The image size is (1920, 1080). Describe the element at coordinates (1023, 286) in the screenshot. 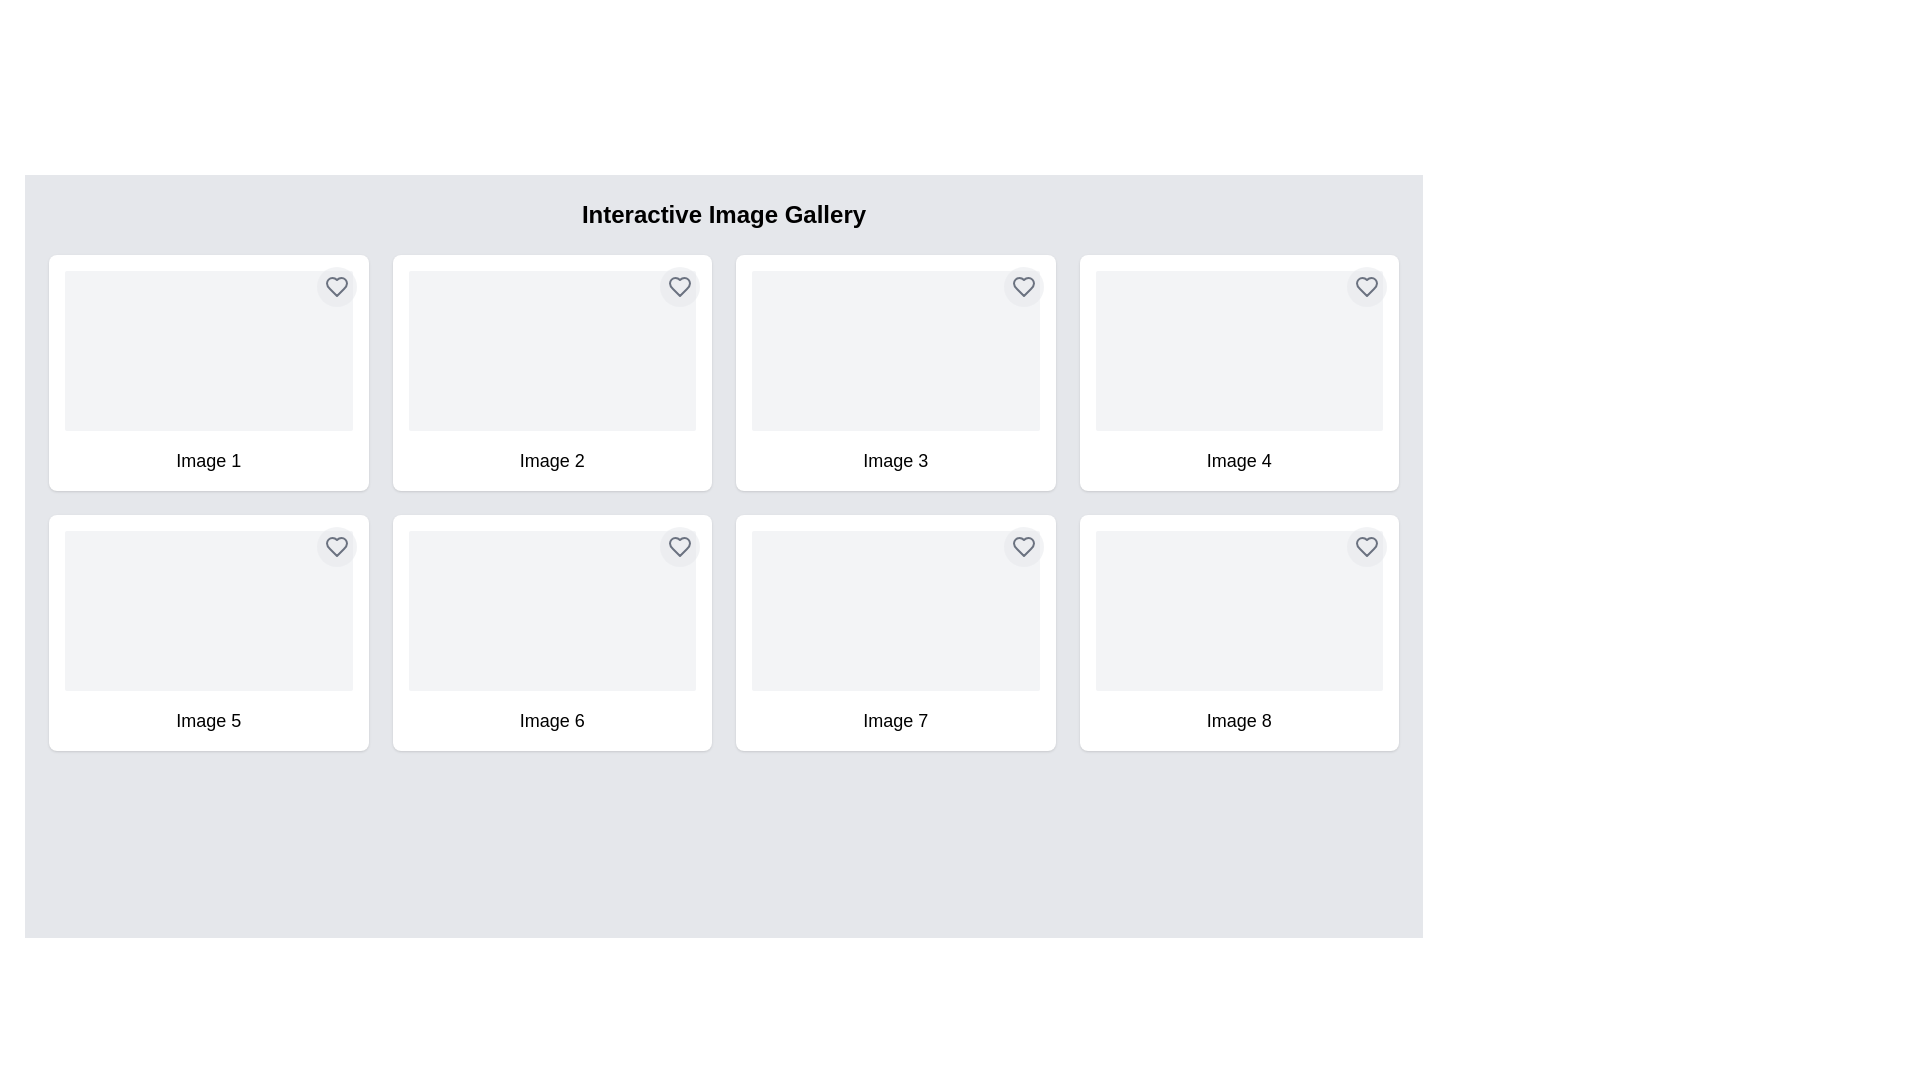

I see `the heart icon located in the top-right corner of 'Image 3' in the interactive image gallery for accessibility tools` at that location.